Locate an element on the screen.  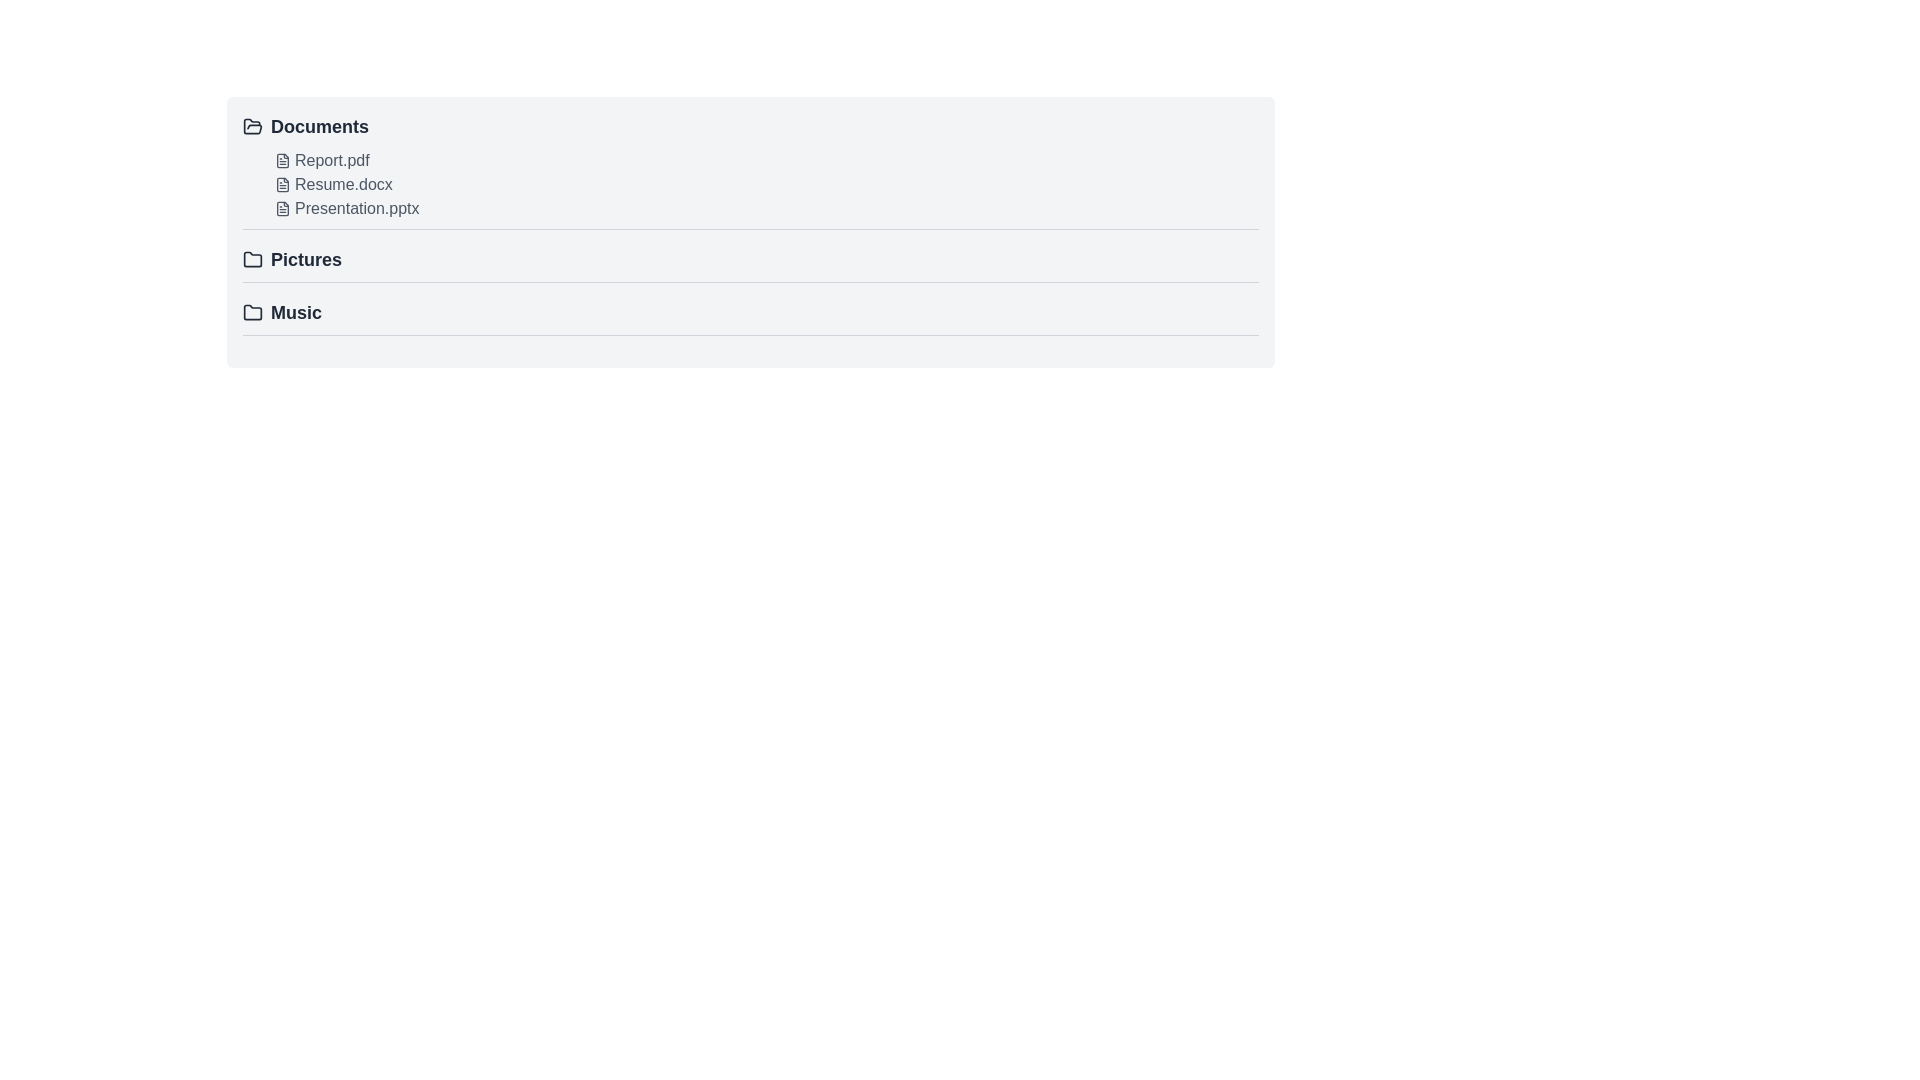
the SVG icon representing a file with textual content, which is located to the left of the 'Resume.docx' text in the 'Documents' section is located at coordinates (282, 185).